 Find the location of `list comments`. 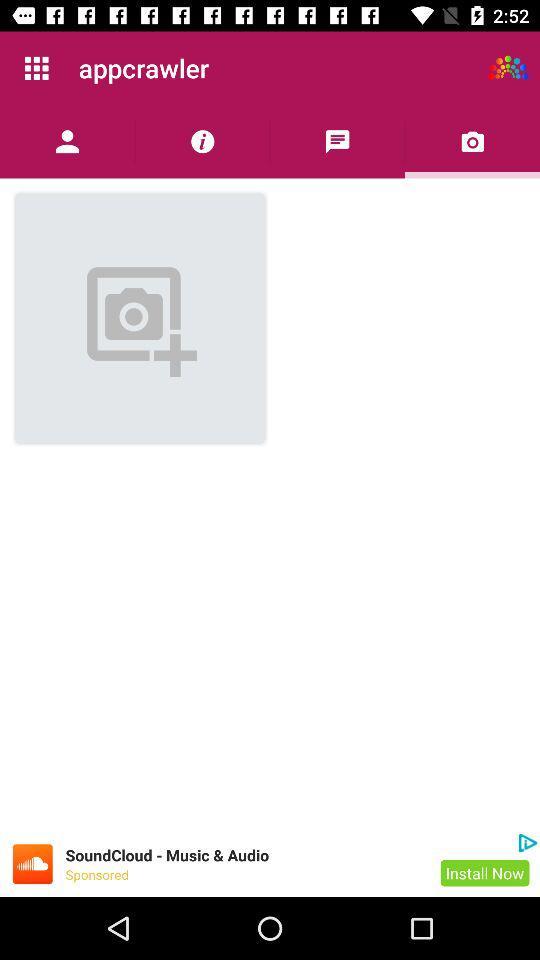

list comments is located at coordinates (337, 140).